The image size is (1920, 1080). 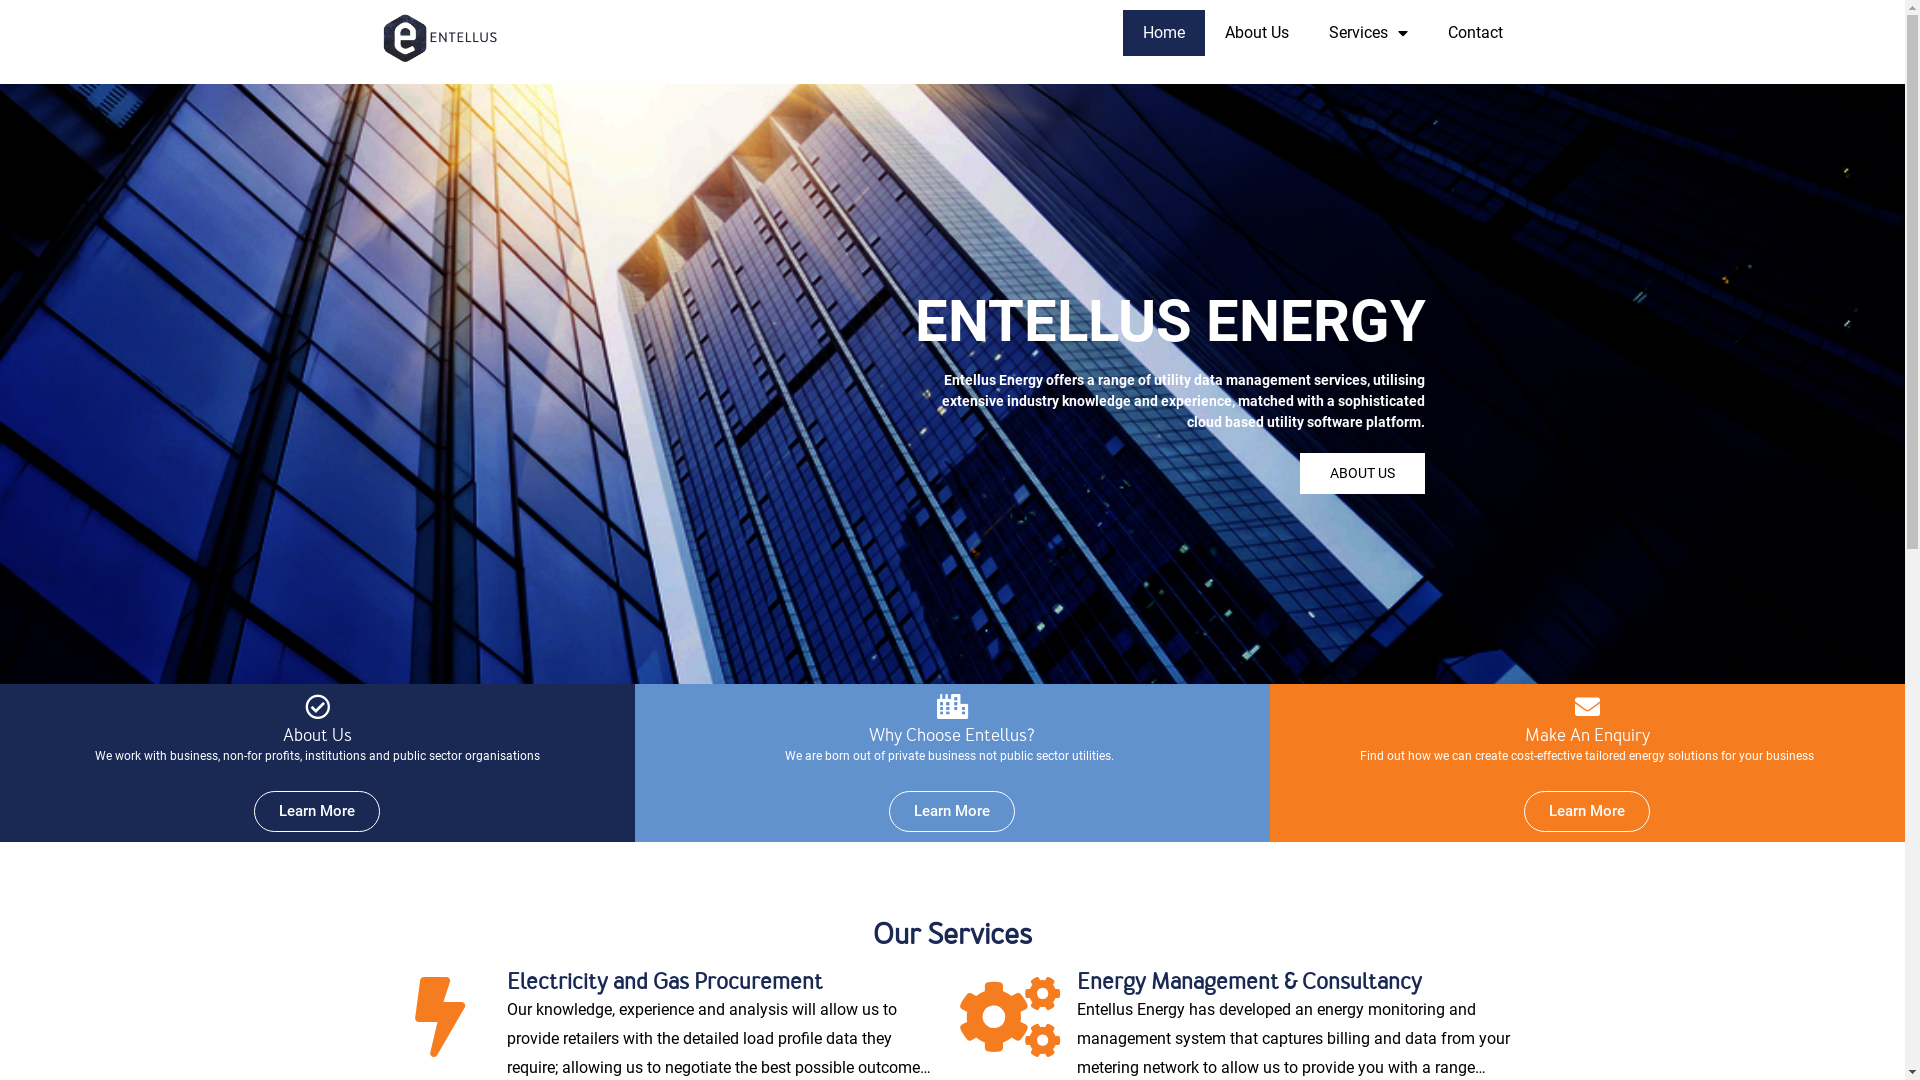 I want to click on 'About Us', so click(x=1203, y=33).